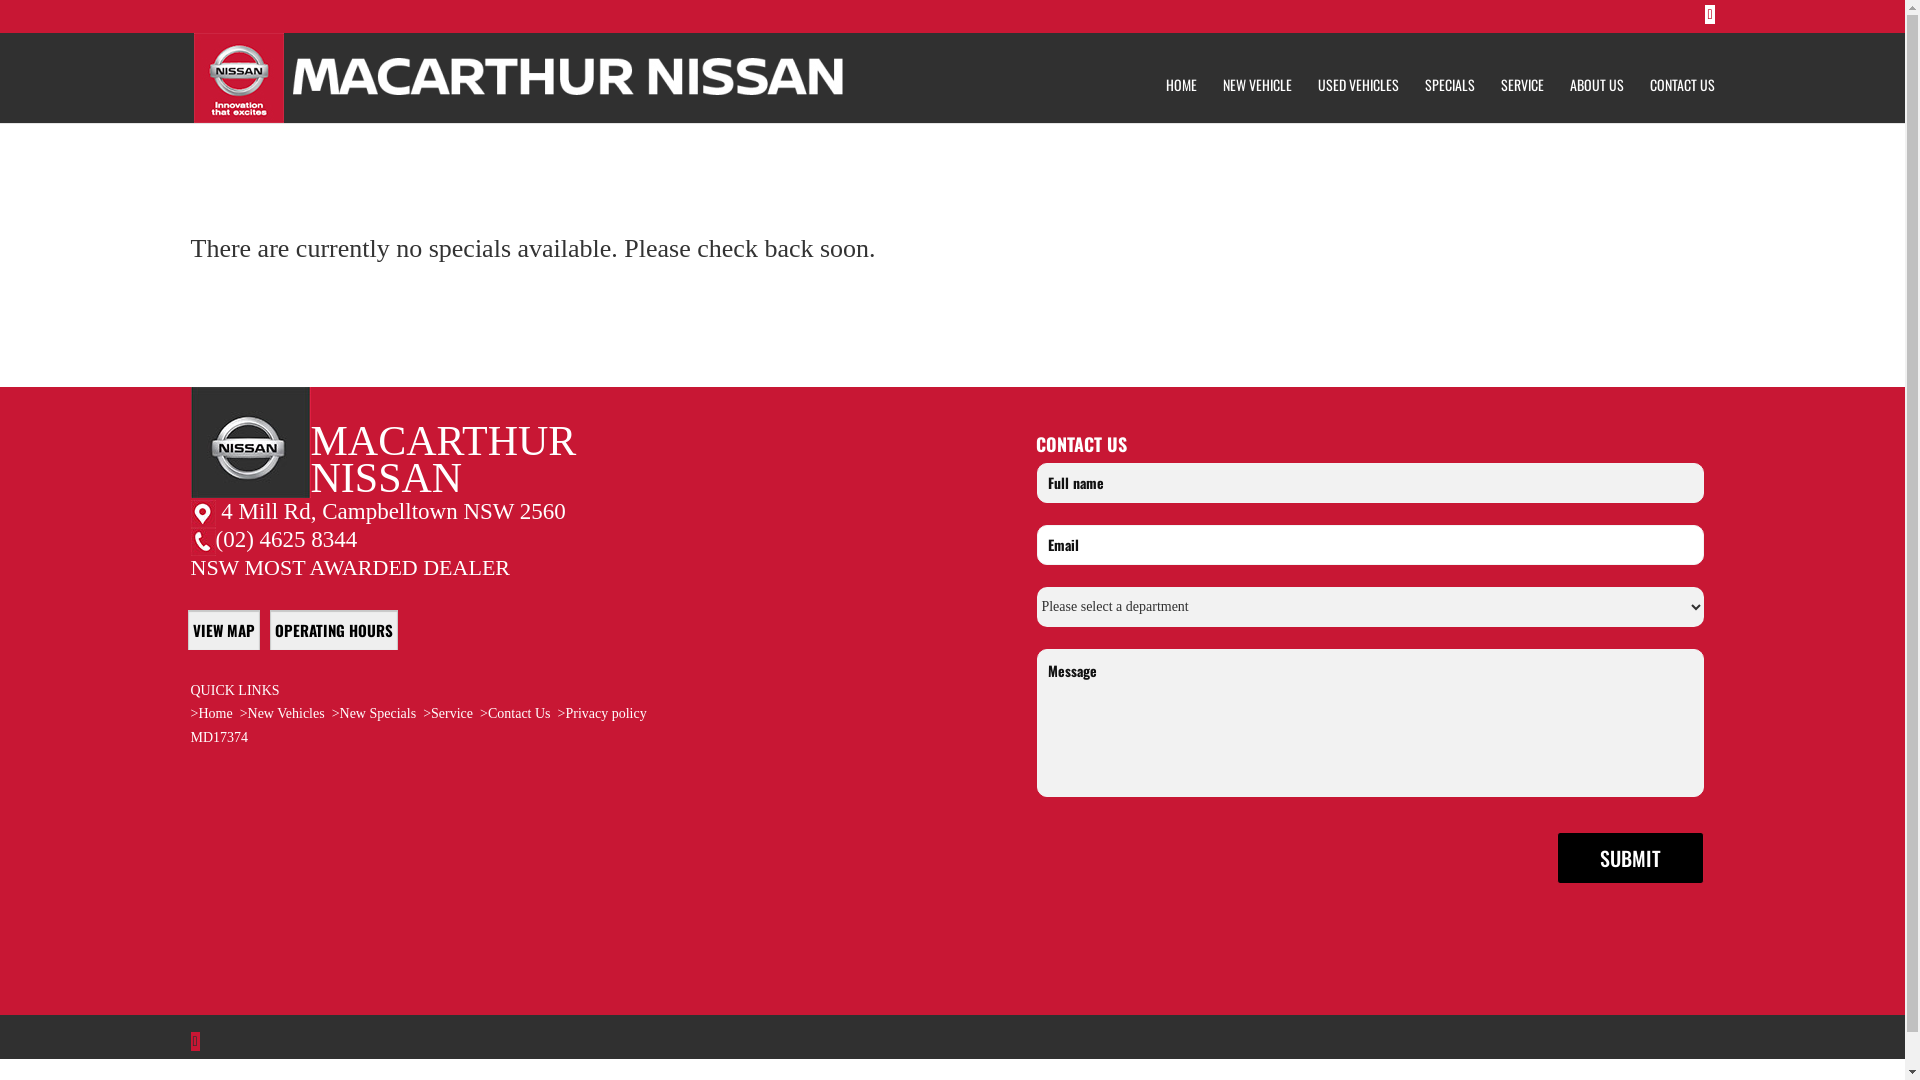 The height and width of the screenshot is (1080, 1920). I want to click on 'SERVICE', so click(1520, 91).